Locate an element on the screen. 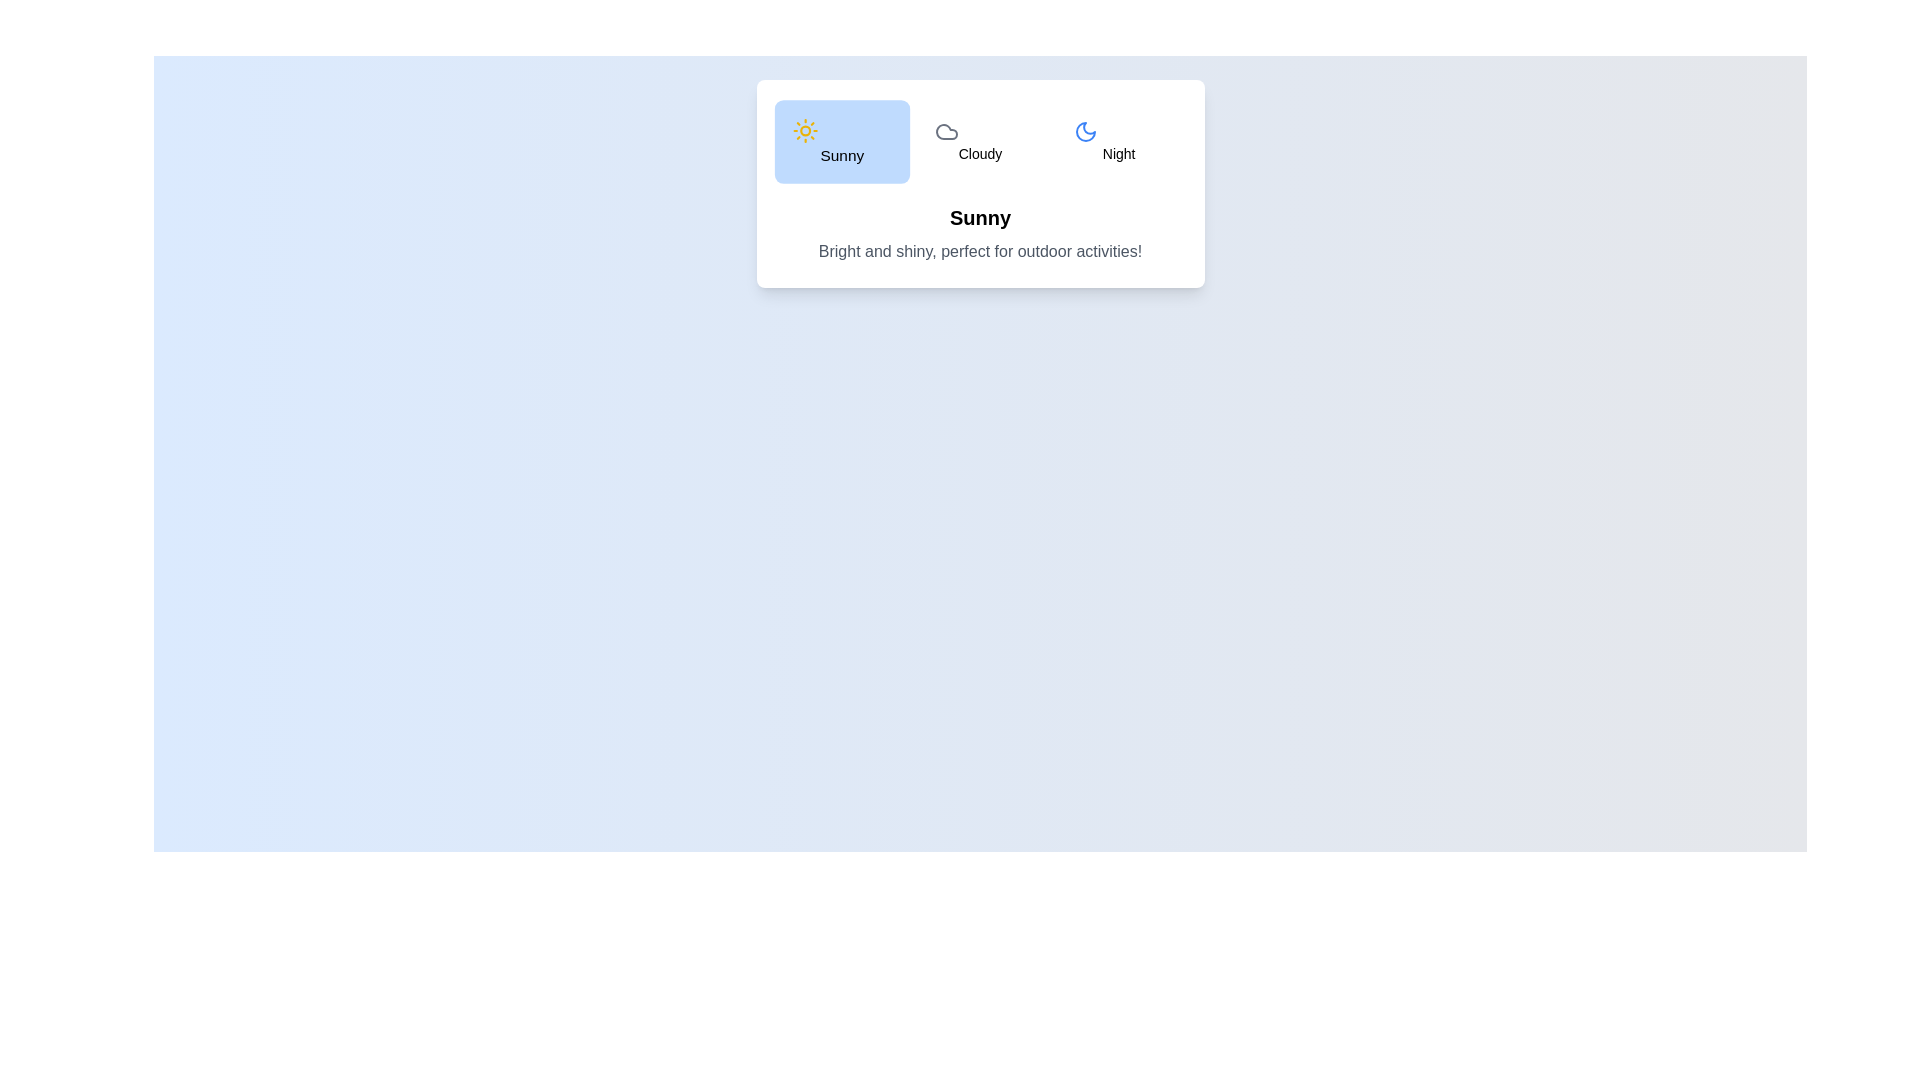  the Night tab from the weather options is located at coordinates (1118, 141).